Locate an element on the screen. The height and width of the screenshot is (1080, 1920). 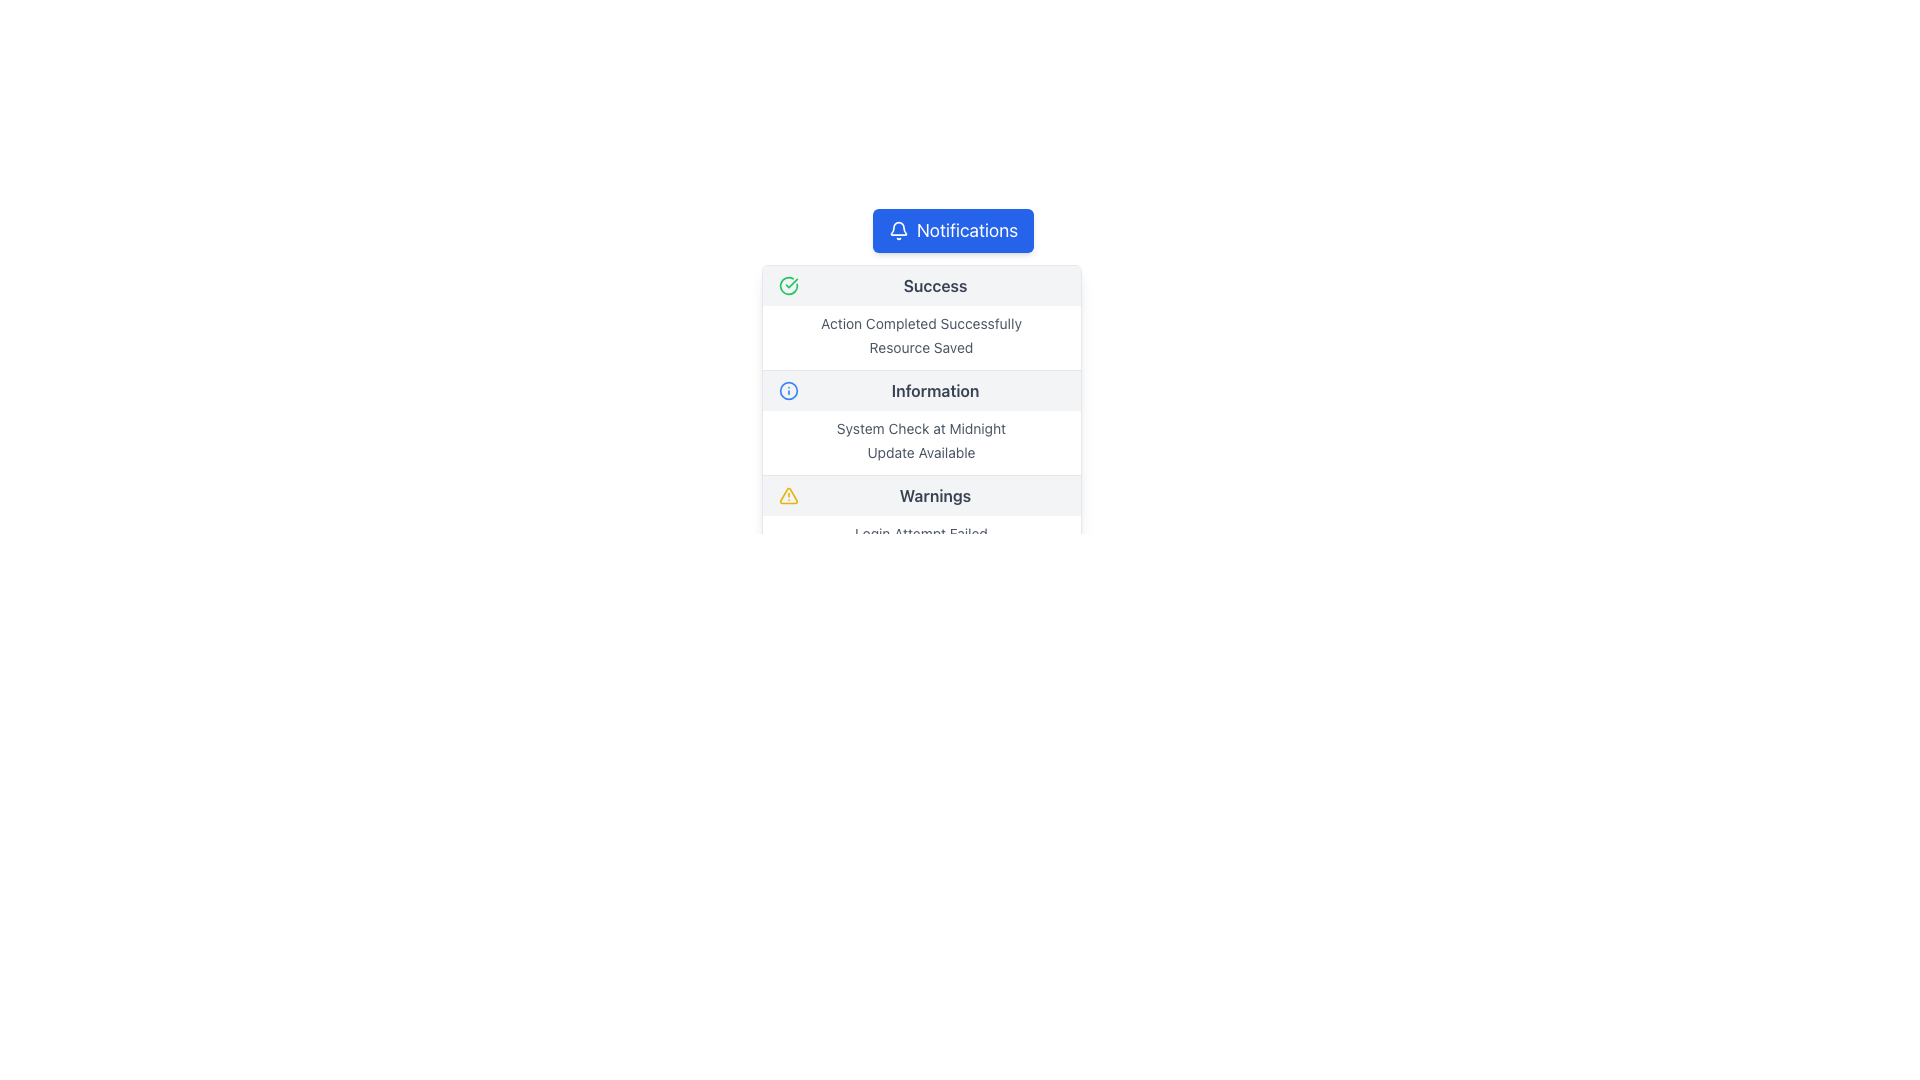
the blue 'Notifications' button with a bell icon is located at coordinates (952, 230).